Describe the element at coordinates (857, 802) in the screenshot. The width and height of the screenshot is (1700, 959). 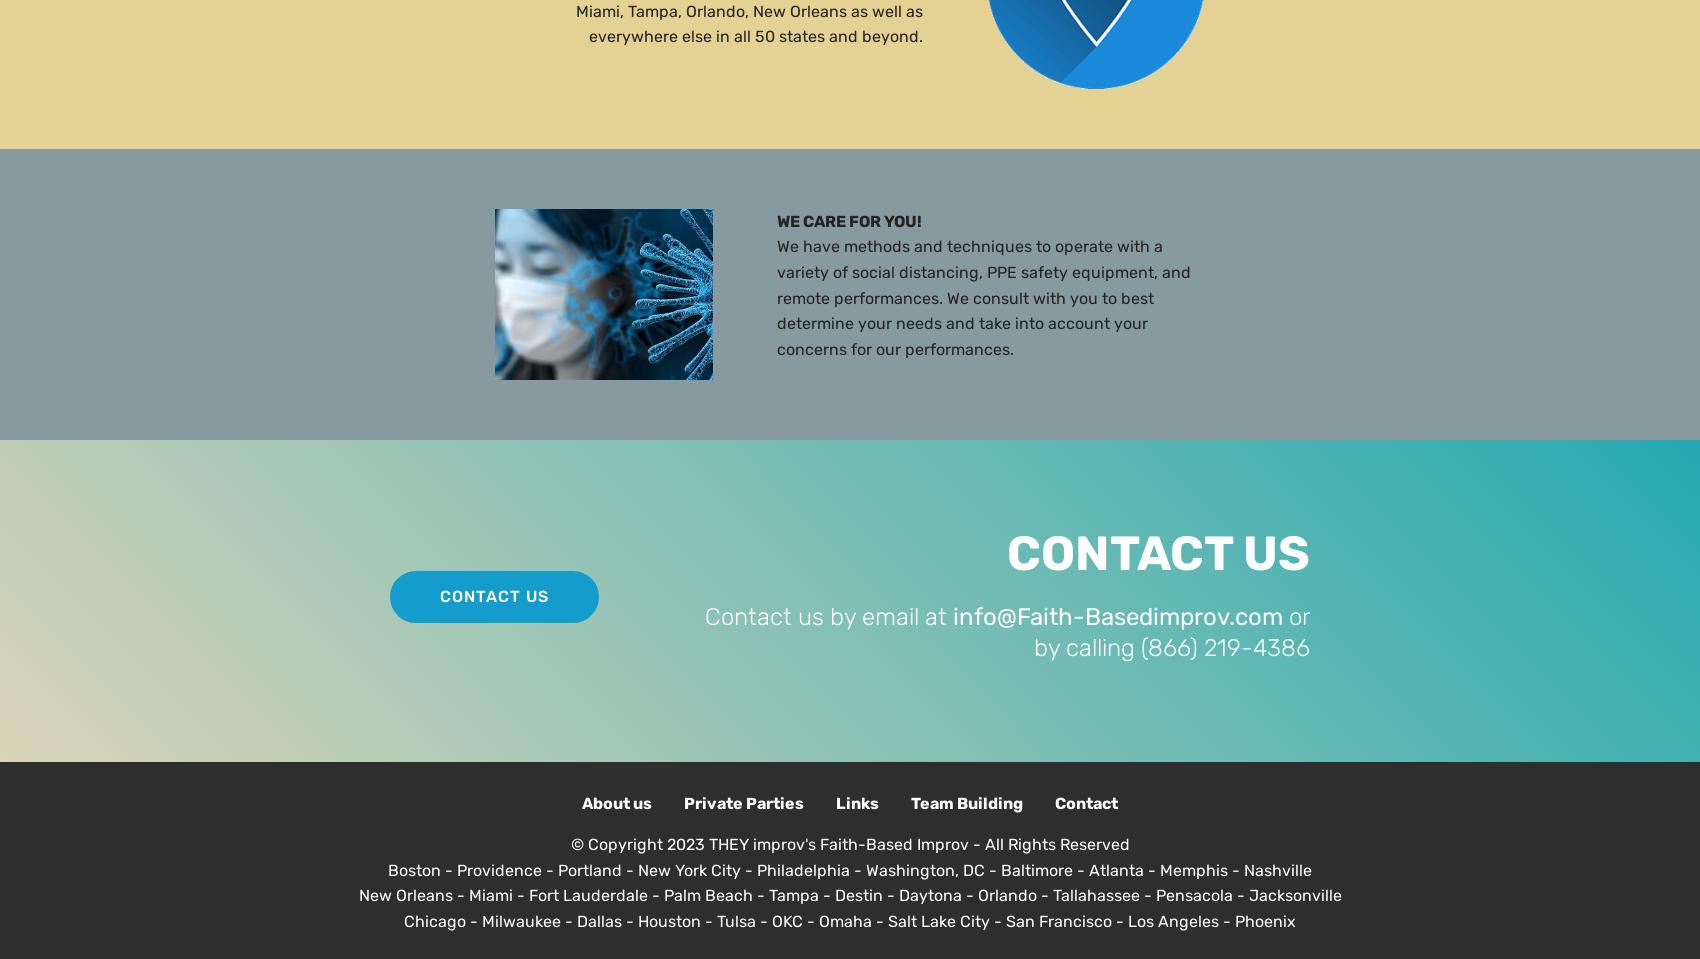
I see `'Links'` at that location.